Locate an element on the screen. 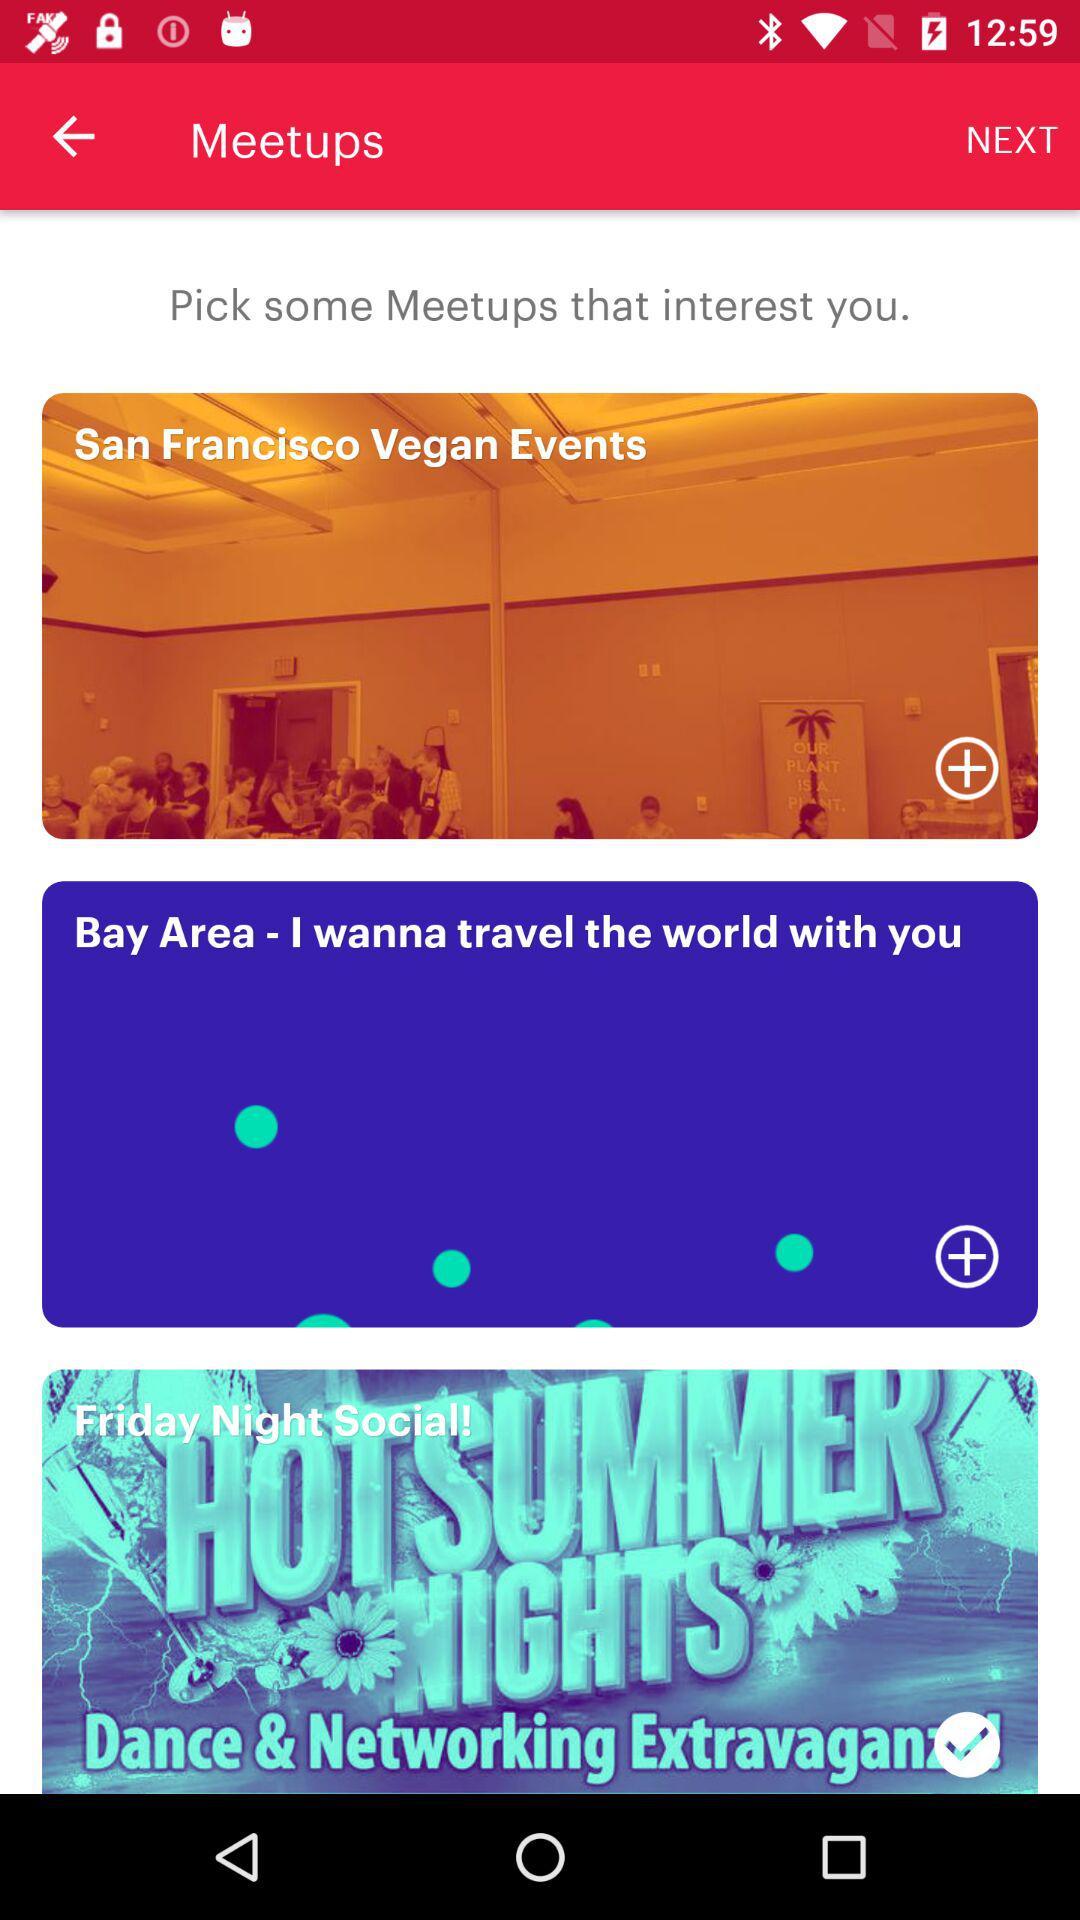 This screenshot has width=1080, height=1920. icon next to the meetups icon is located at coordinates (1012, 135).